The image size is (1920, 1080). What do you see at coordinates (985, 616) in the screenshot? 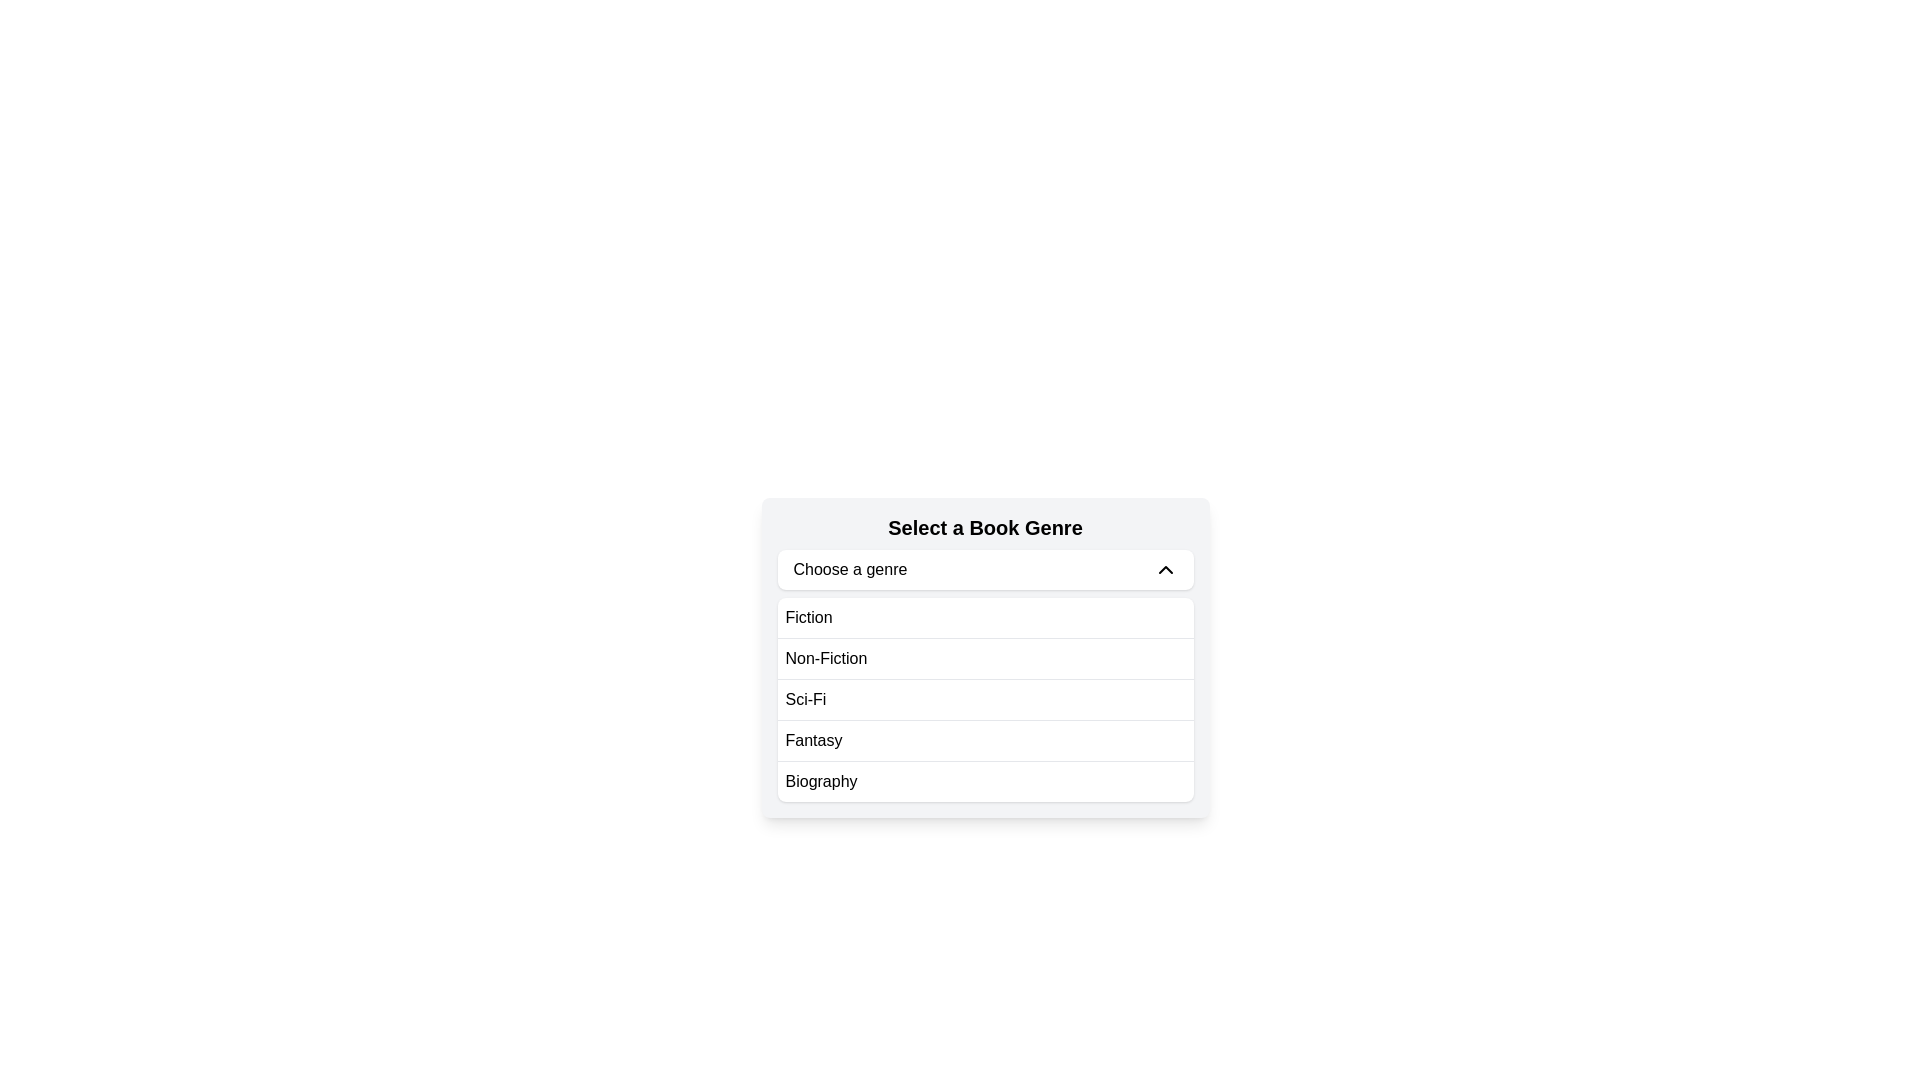
I see `the first item in the dropdown list representing the 'Fiction' book genre` at bounding box center [985, 616].